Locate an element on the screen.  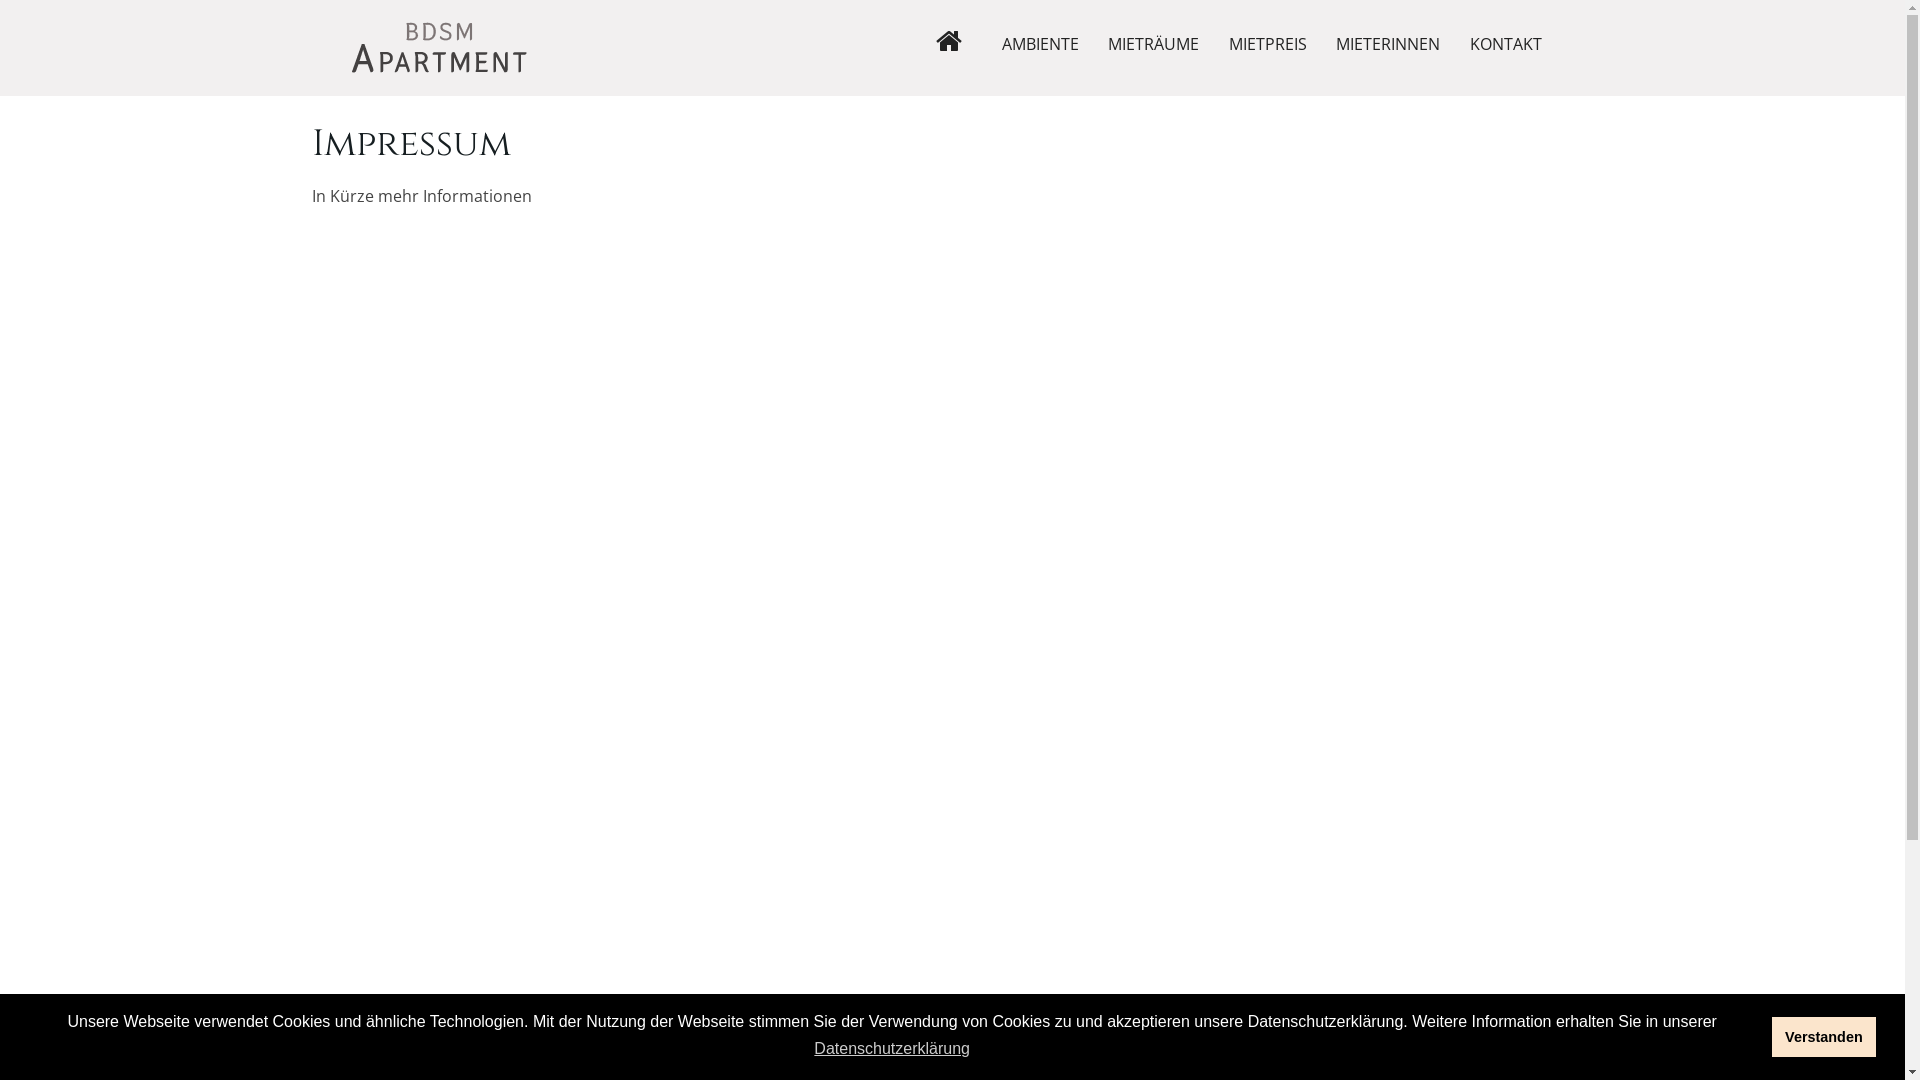
'MIETPREIS' is located at coordinates (1266, 43).